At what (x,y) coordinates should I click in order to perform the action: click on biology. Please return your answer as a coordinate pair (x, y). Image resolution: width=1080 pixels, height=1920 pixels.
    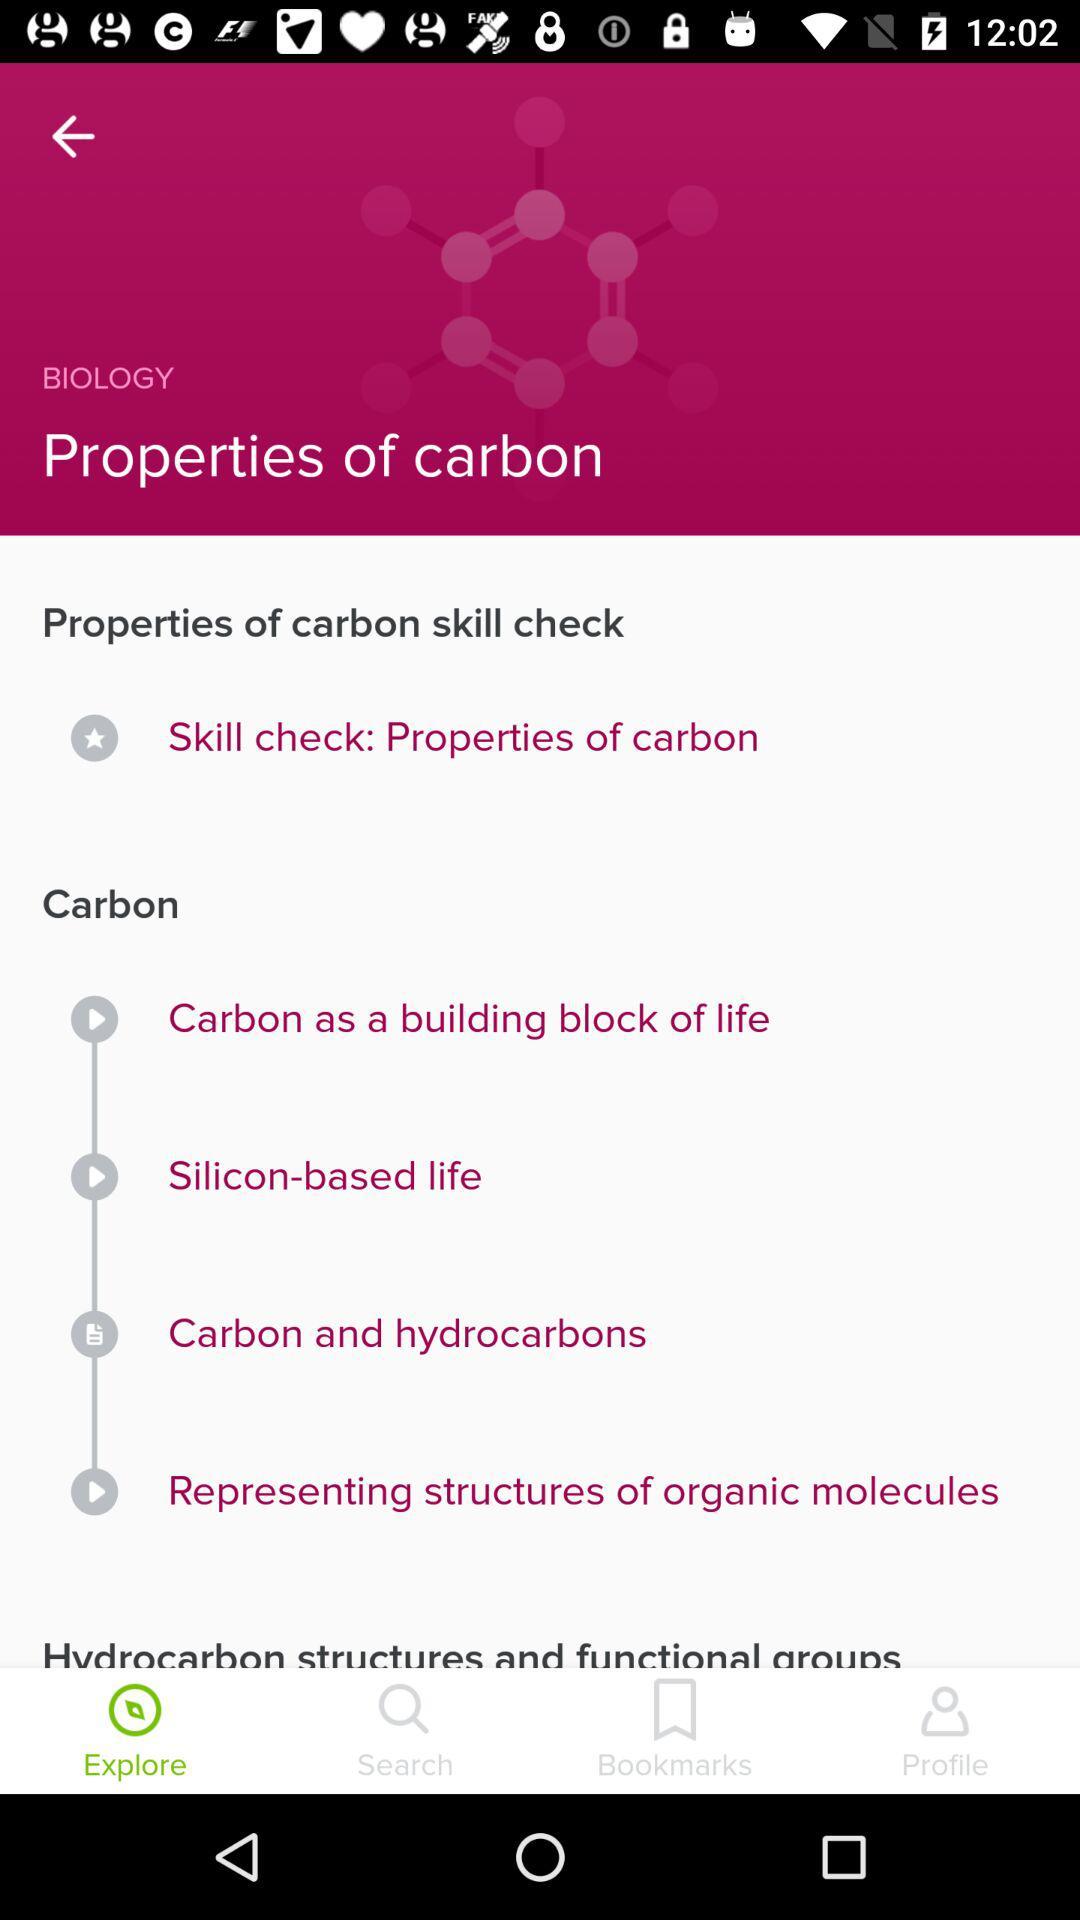
    Looking at the image, I should click on (496, 378).